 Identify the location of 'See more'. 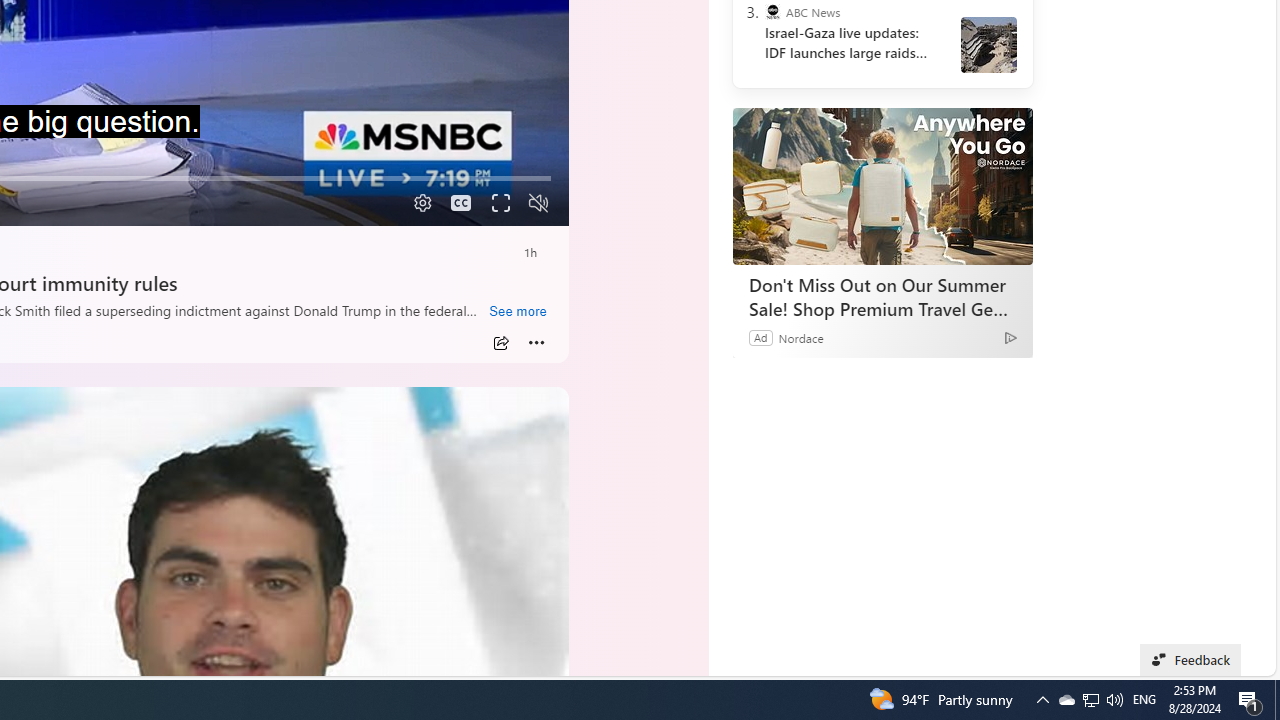
(517, 312).